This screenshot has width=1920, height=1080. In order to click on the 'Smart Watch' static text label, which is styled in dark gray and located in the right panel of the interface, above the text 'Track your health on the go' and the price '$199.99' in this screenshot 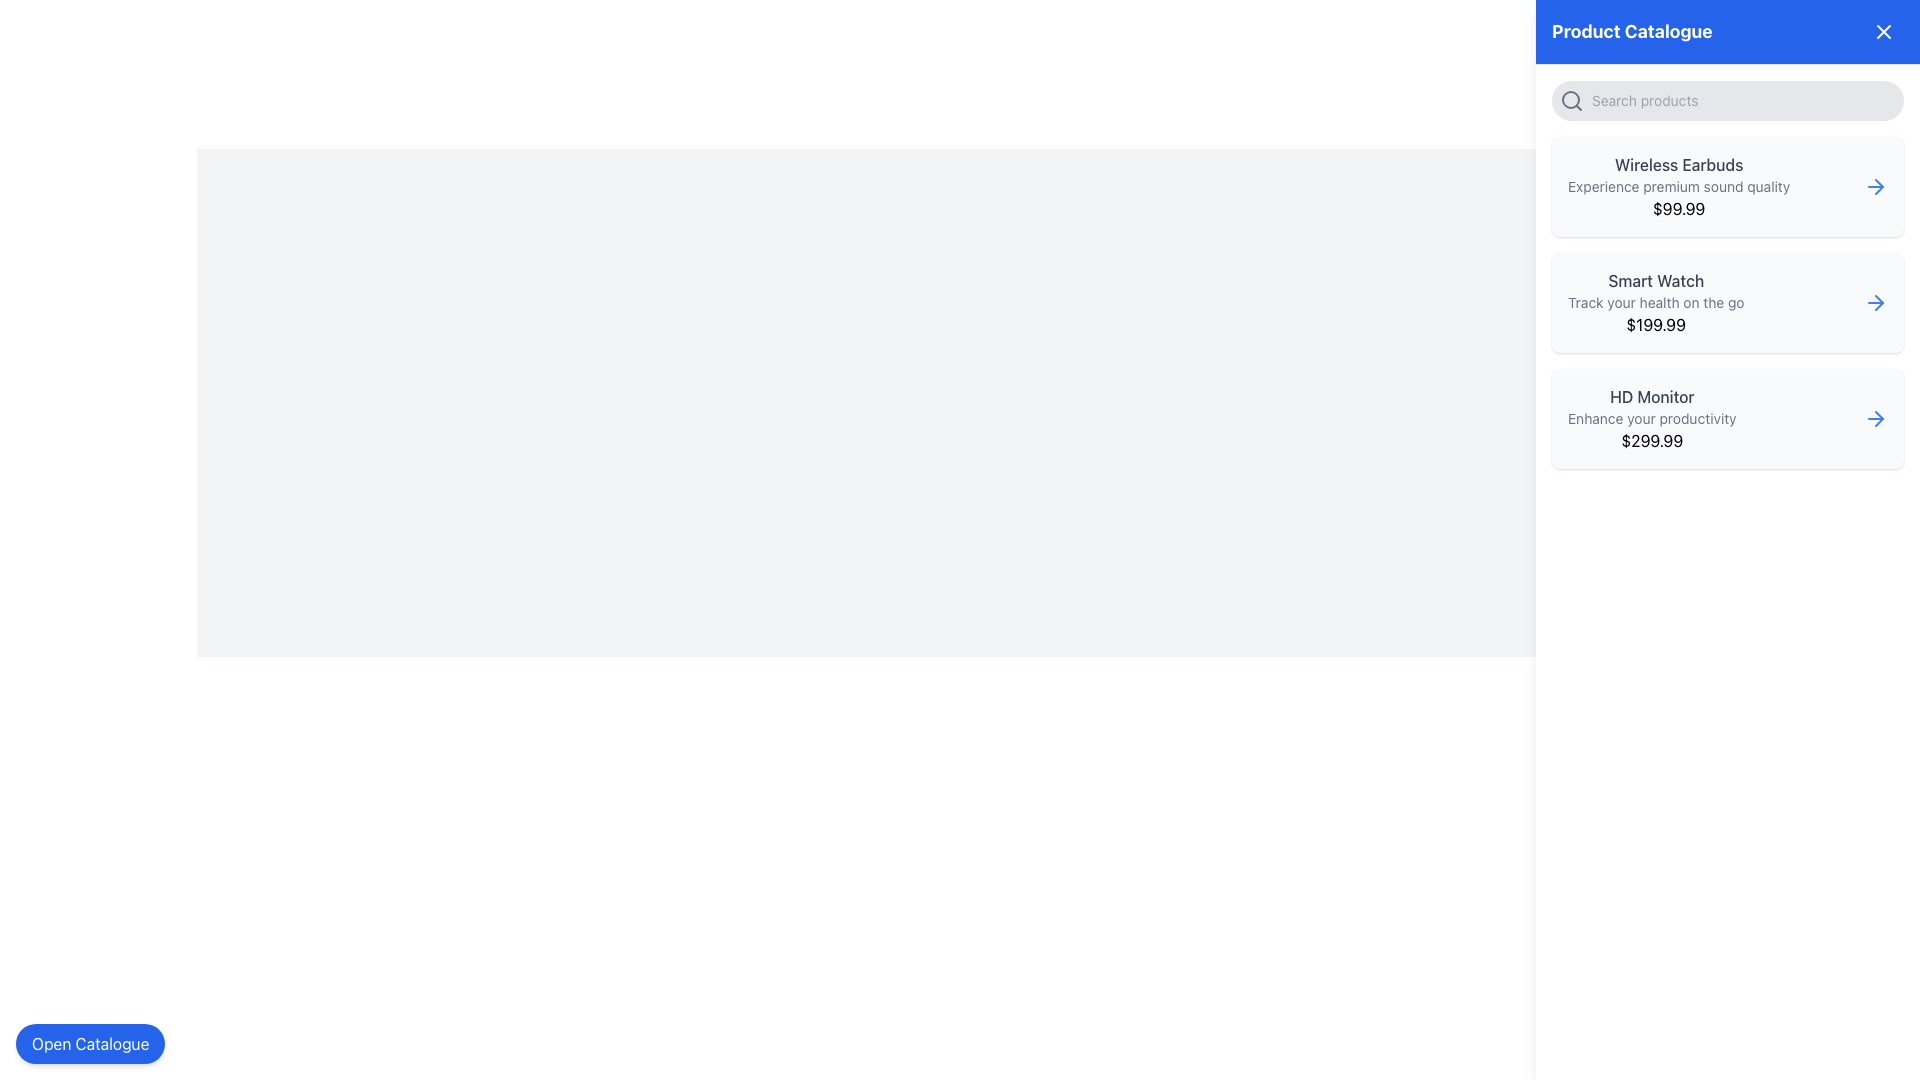, I will do `click(1656, 281)`.